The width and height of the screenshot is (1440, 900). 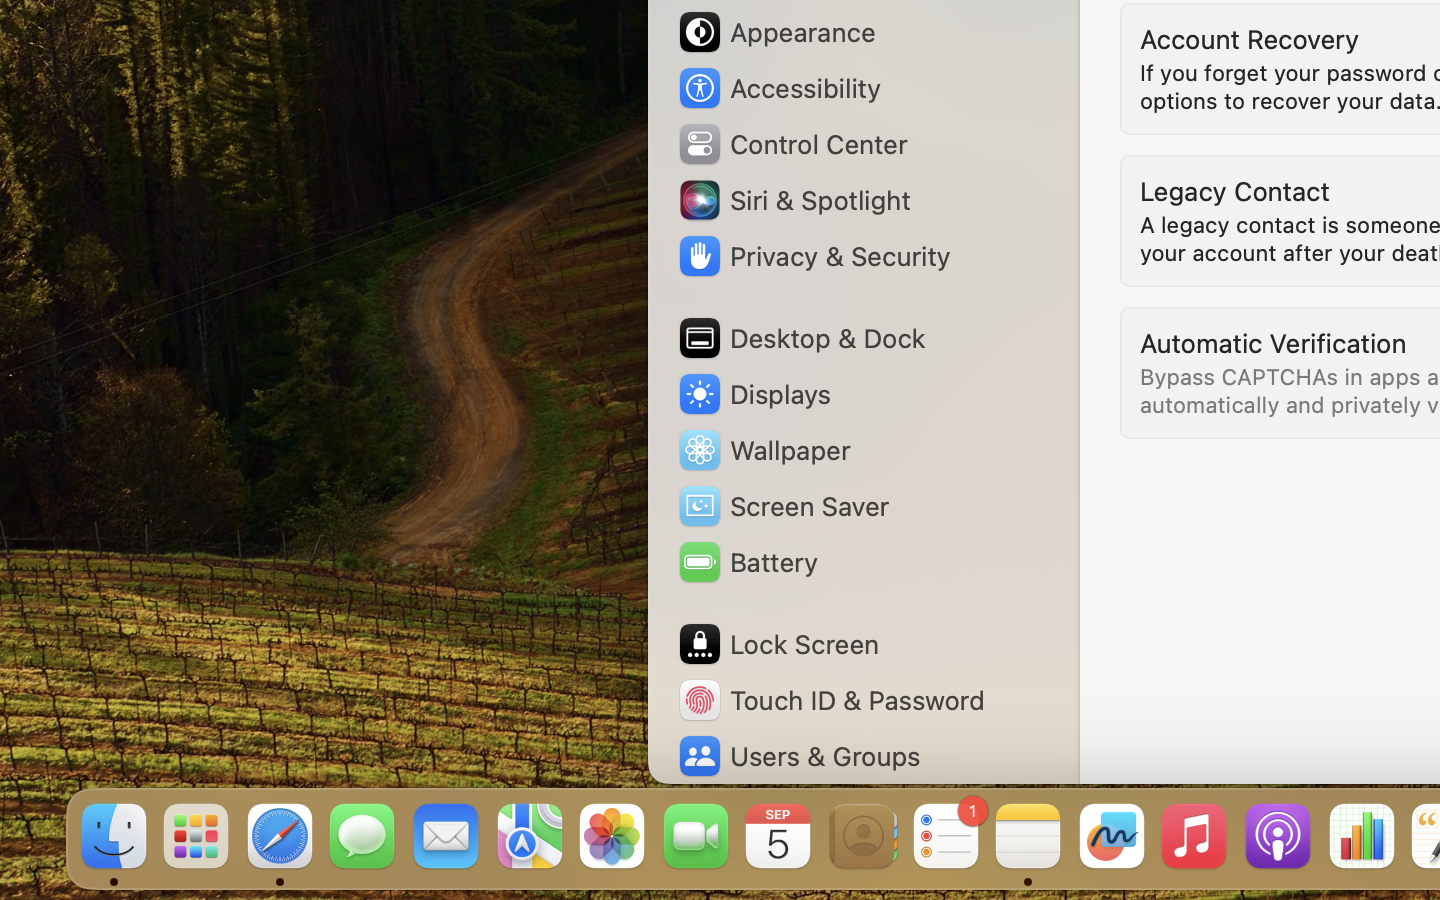 What do you see at coordinates (775, 31) in the screenshot?
I see `'Appearance'` at bounding box center [775, 31].